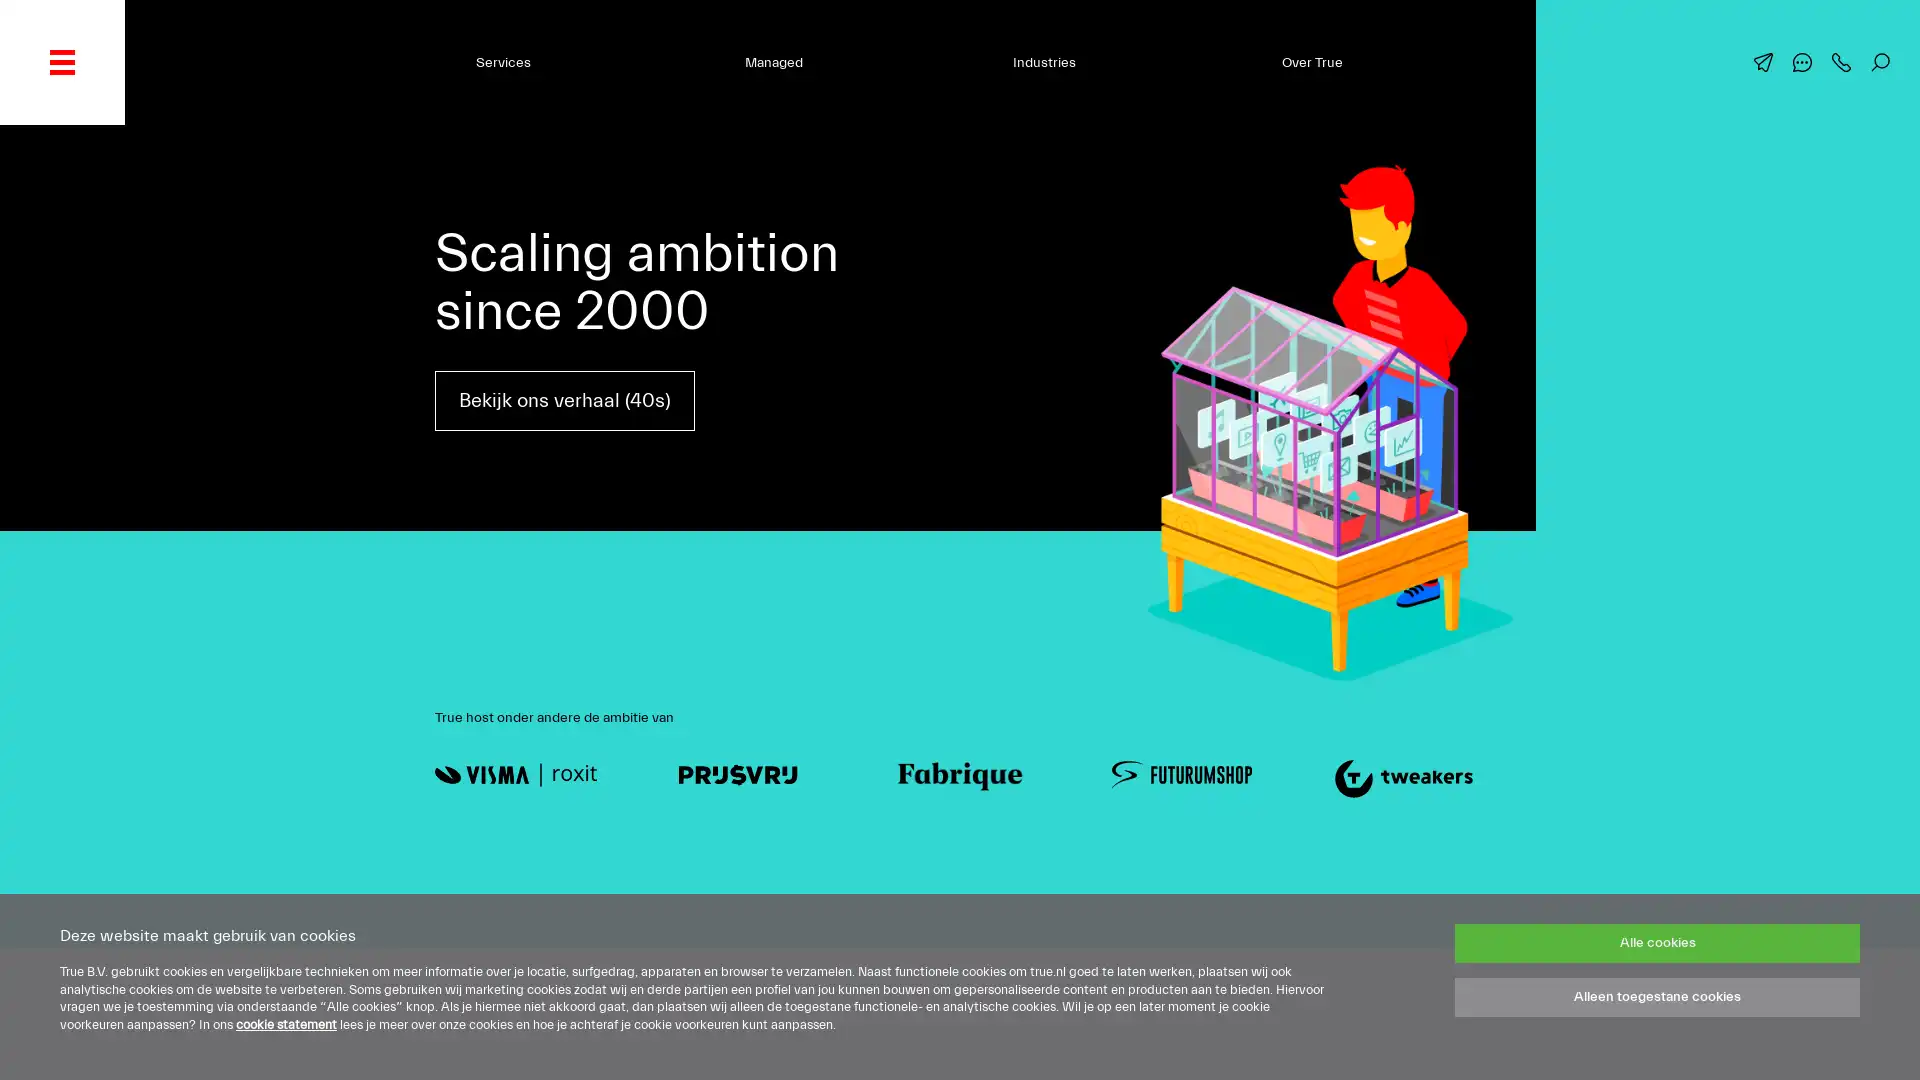 This screenshot has width=1920, height=1080. I want to click on Alleen toegestane cookies, so click(1657, 948).